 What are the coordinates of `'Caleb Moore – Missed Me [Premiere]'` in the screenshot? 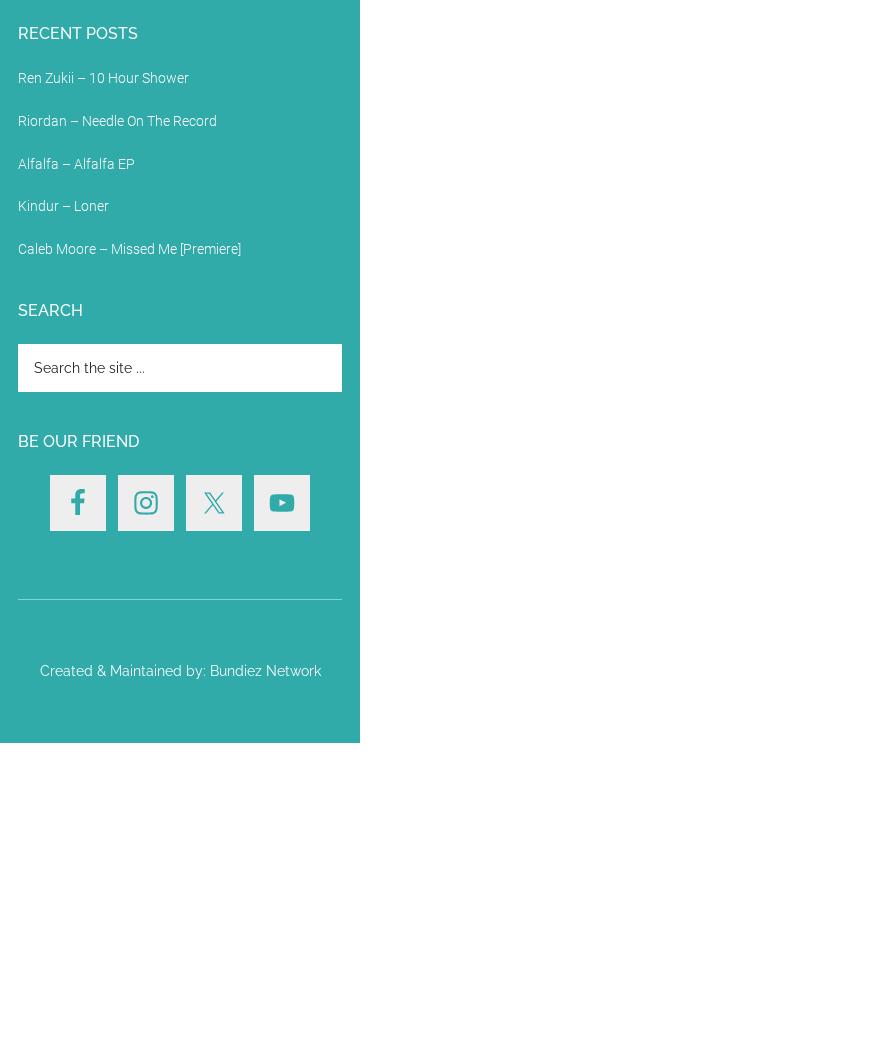 It's located at (128, 249).